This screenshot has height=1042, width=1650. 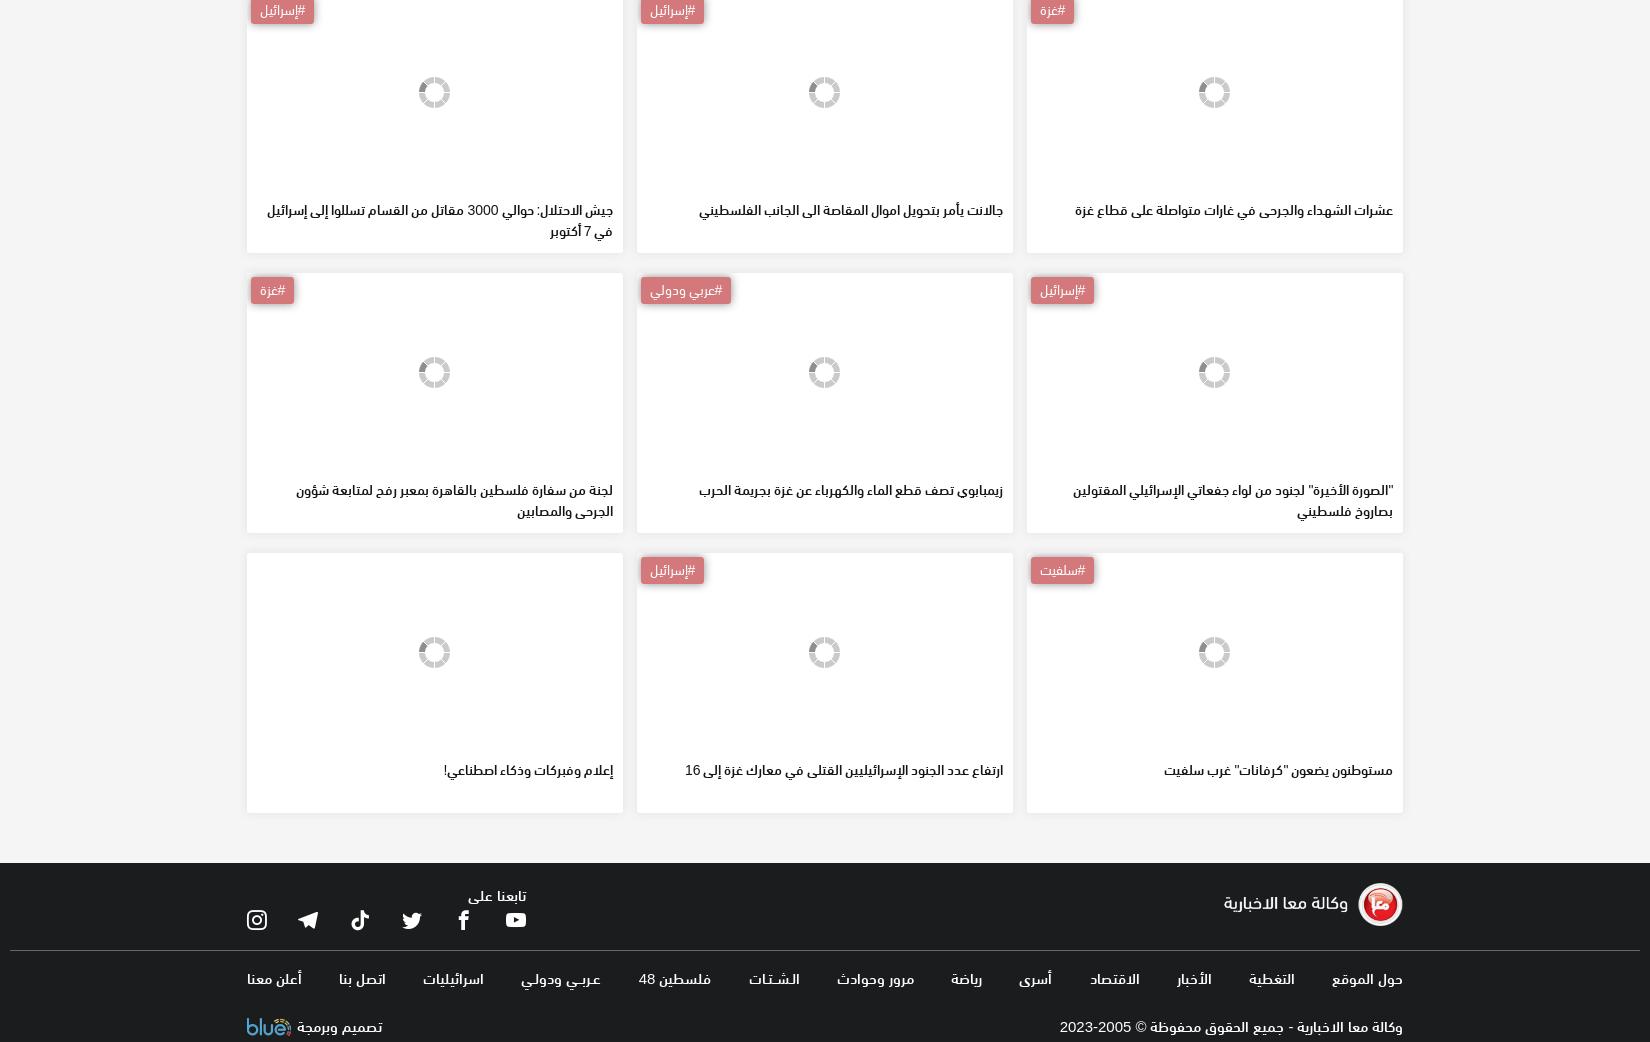 I want to click on '49 جريحا فلسطينيا عبروا لمصر عبر معبر رفح البري اليوم', so click(x=464, y=72).